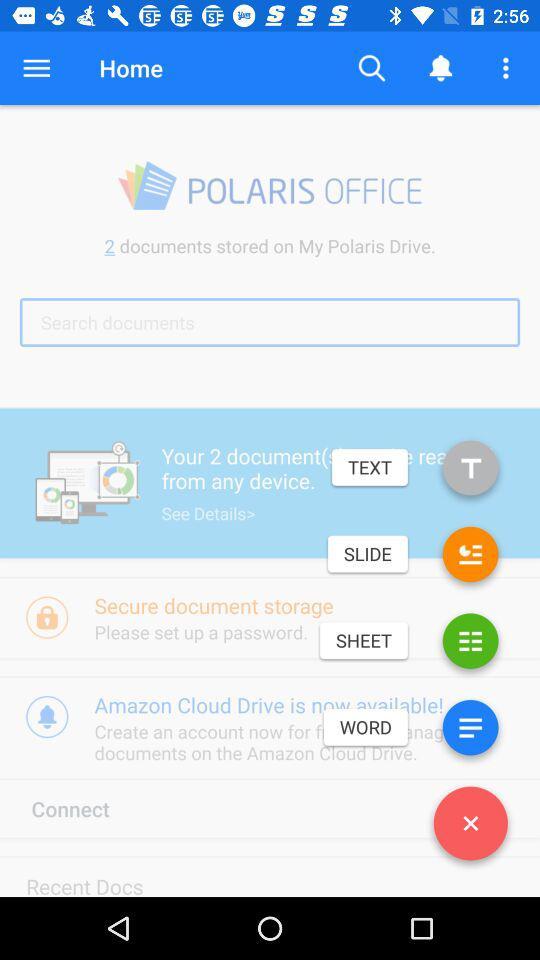 This screenshot has width=540, height=960. Describe the element at coordinates (470, 827) in the screenshot. I see `screen` at that location.